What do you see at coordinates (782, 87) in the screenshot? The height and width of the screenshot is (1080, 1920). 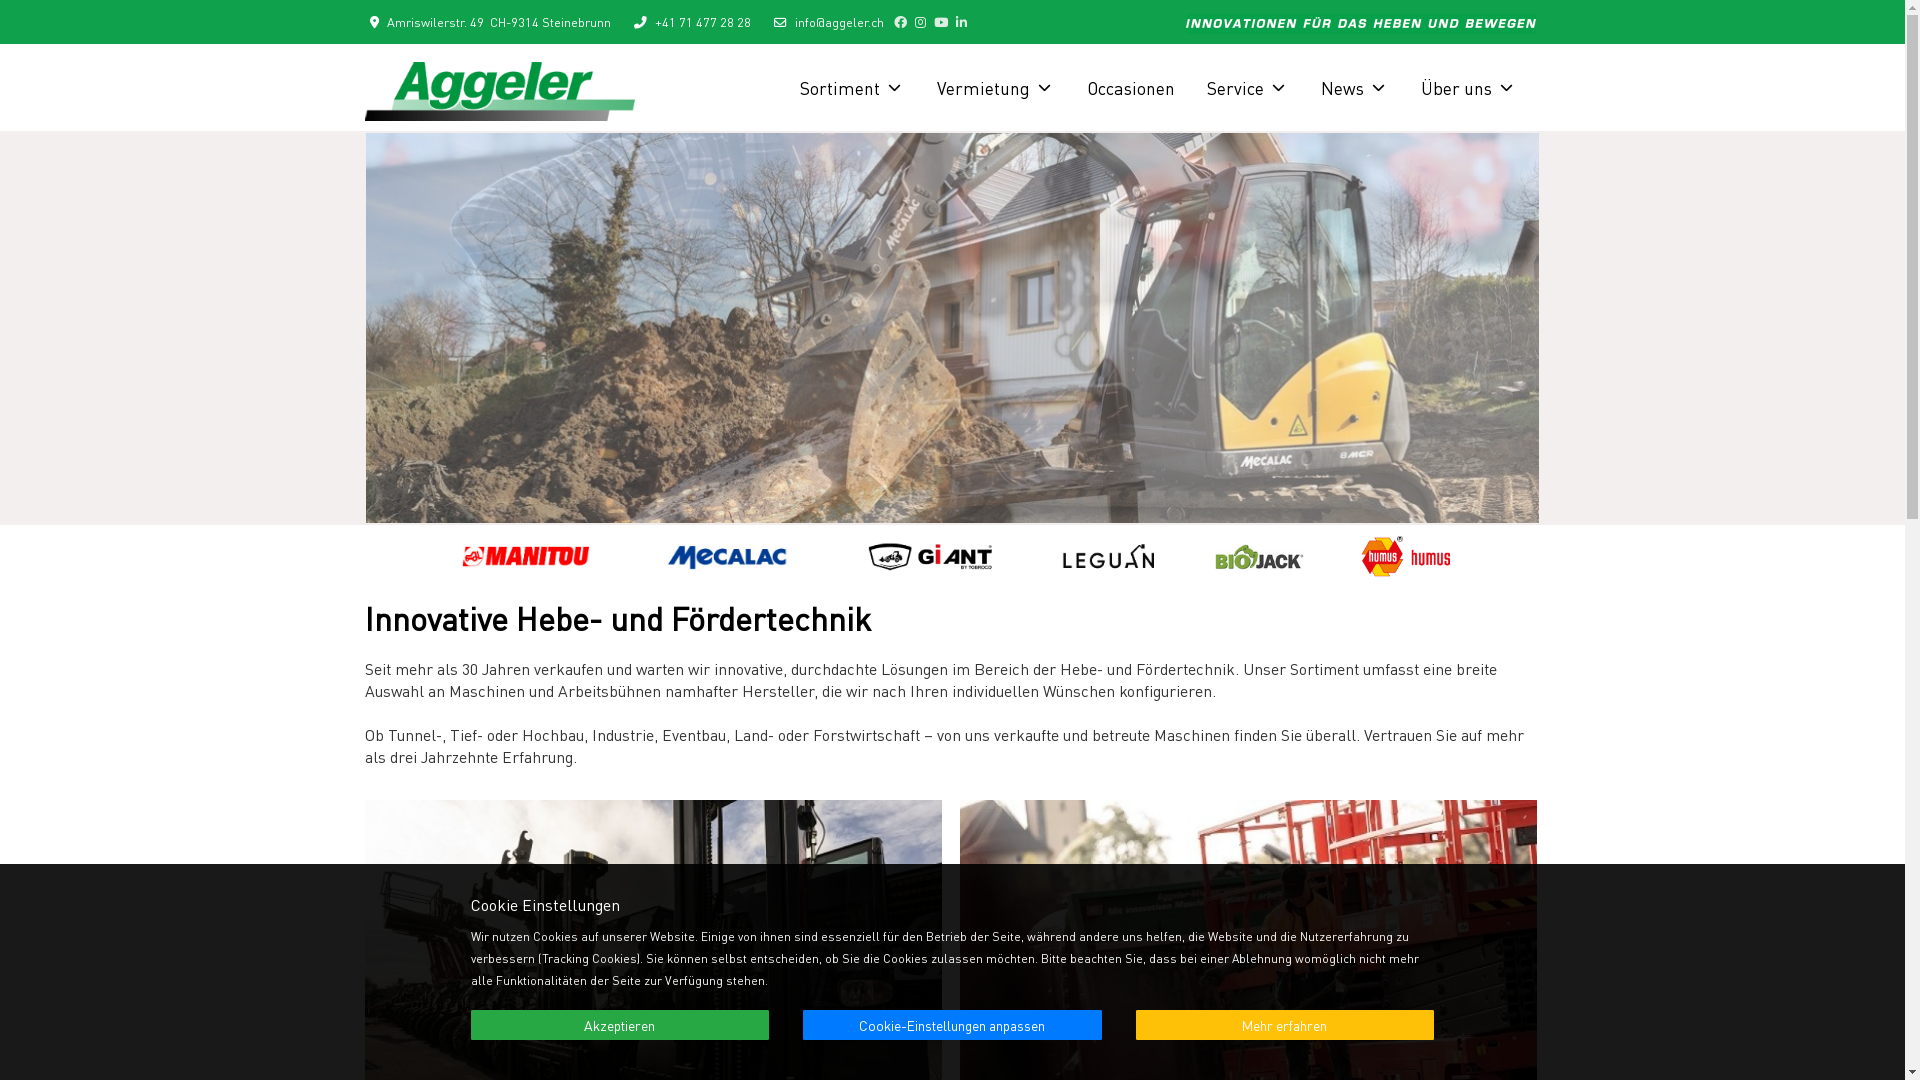 I see `'Sortiment'` at bounding box center [782, 87].